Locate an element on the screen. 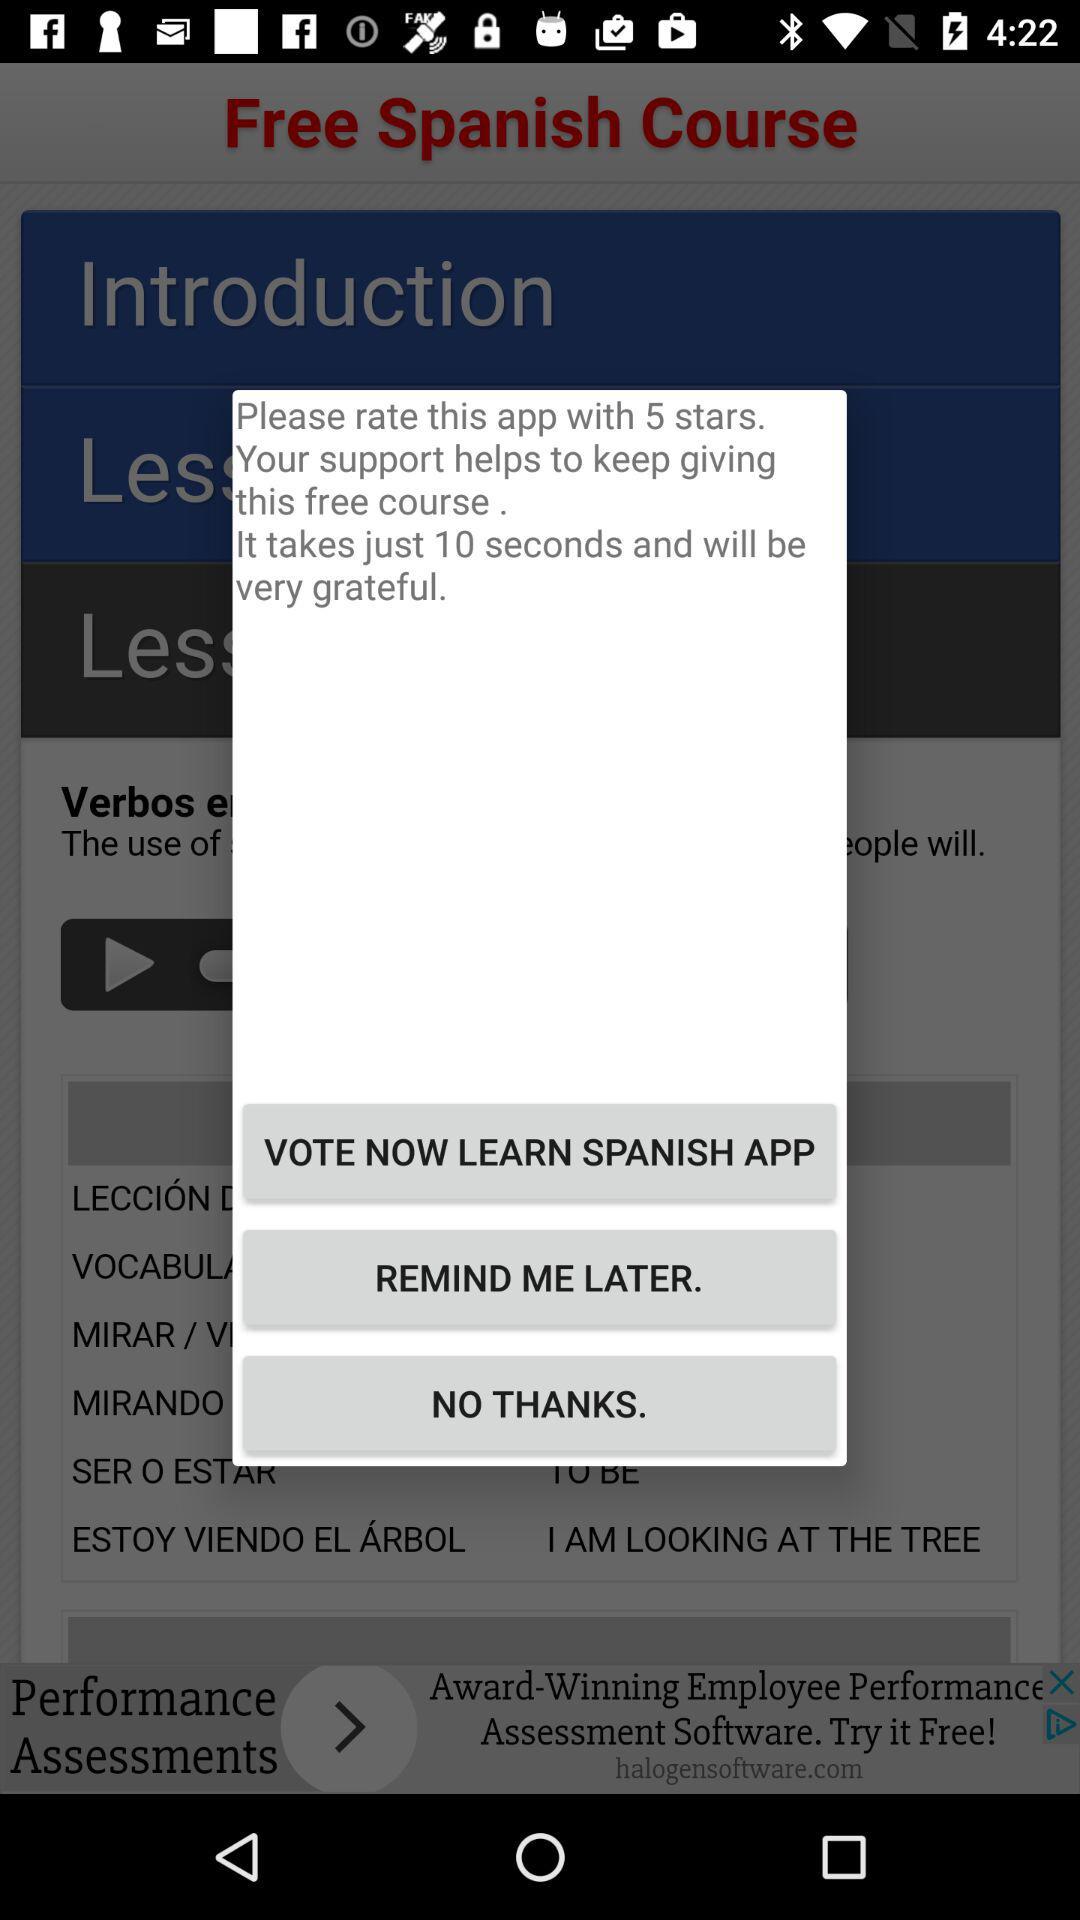 Image resolution: width=1080 pixels, height=1920 pixels. the vote now learn icon is located at coordinates (538, 1151).